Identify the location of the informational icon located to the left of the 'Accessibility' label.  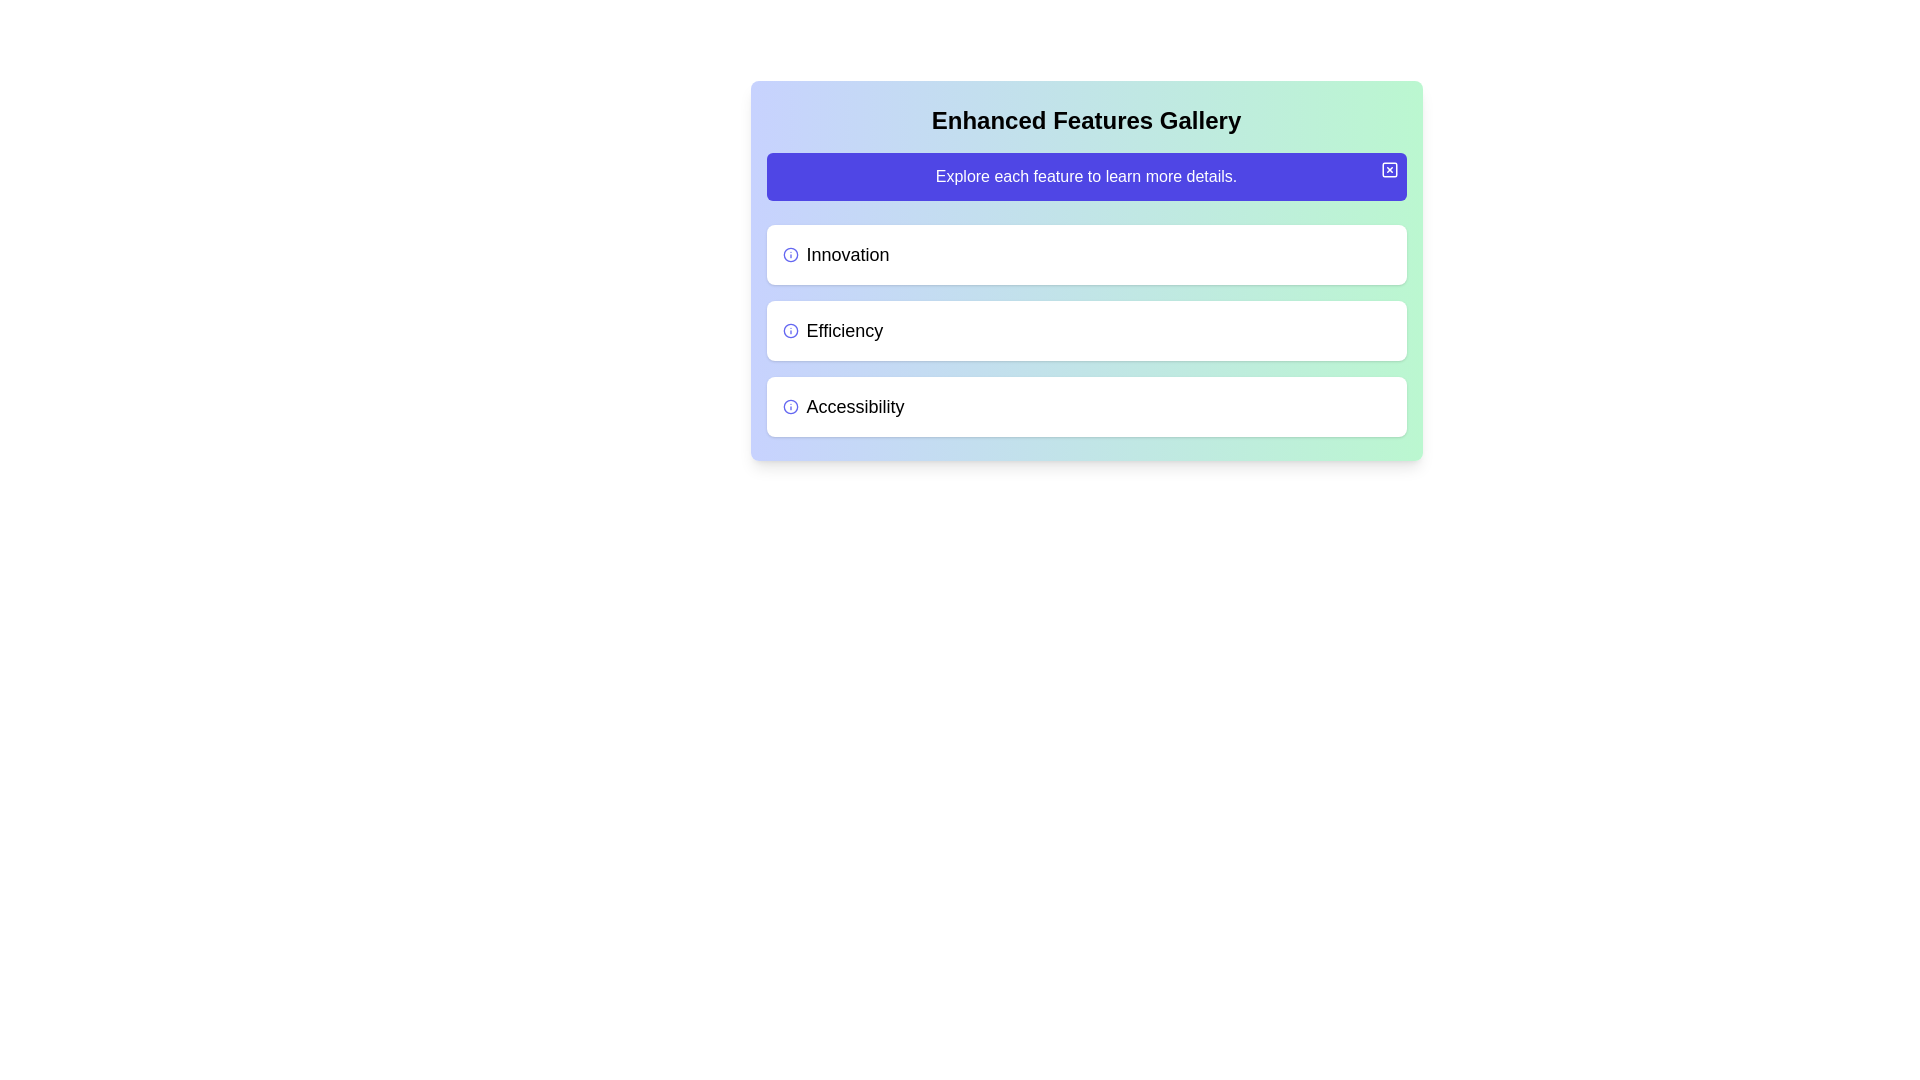
(789, 406).